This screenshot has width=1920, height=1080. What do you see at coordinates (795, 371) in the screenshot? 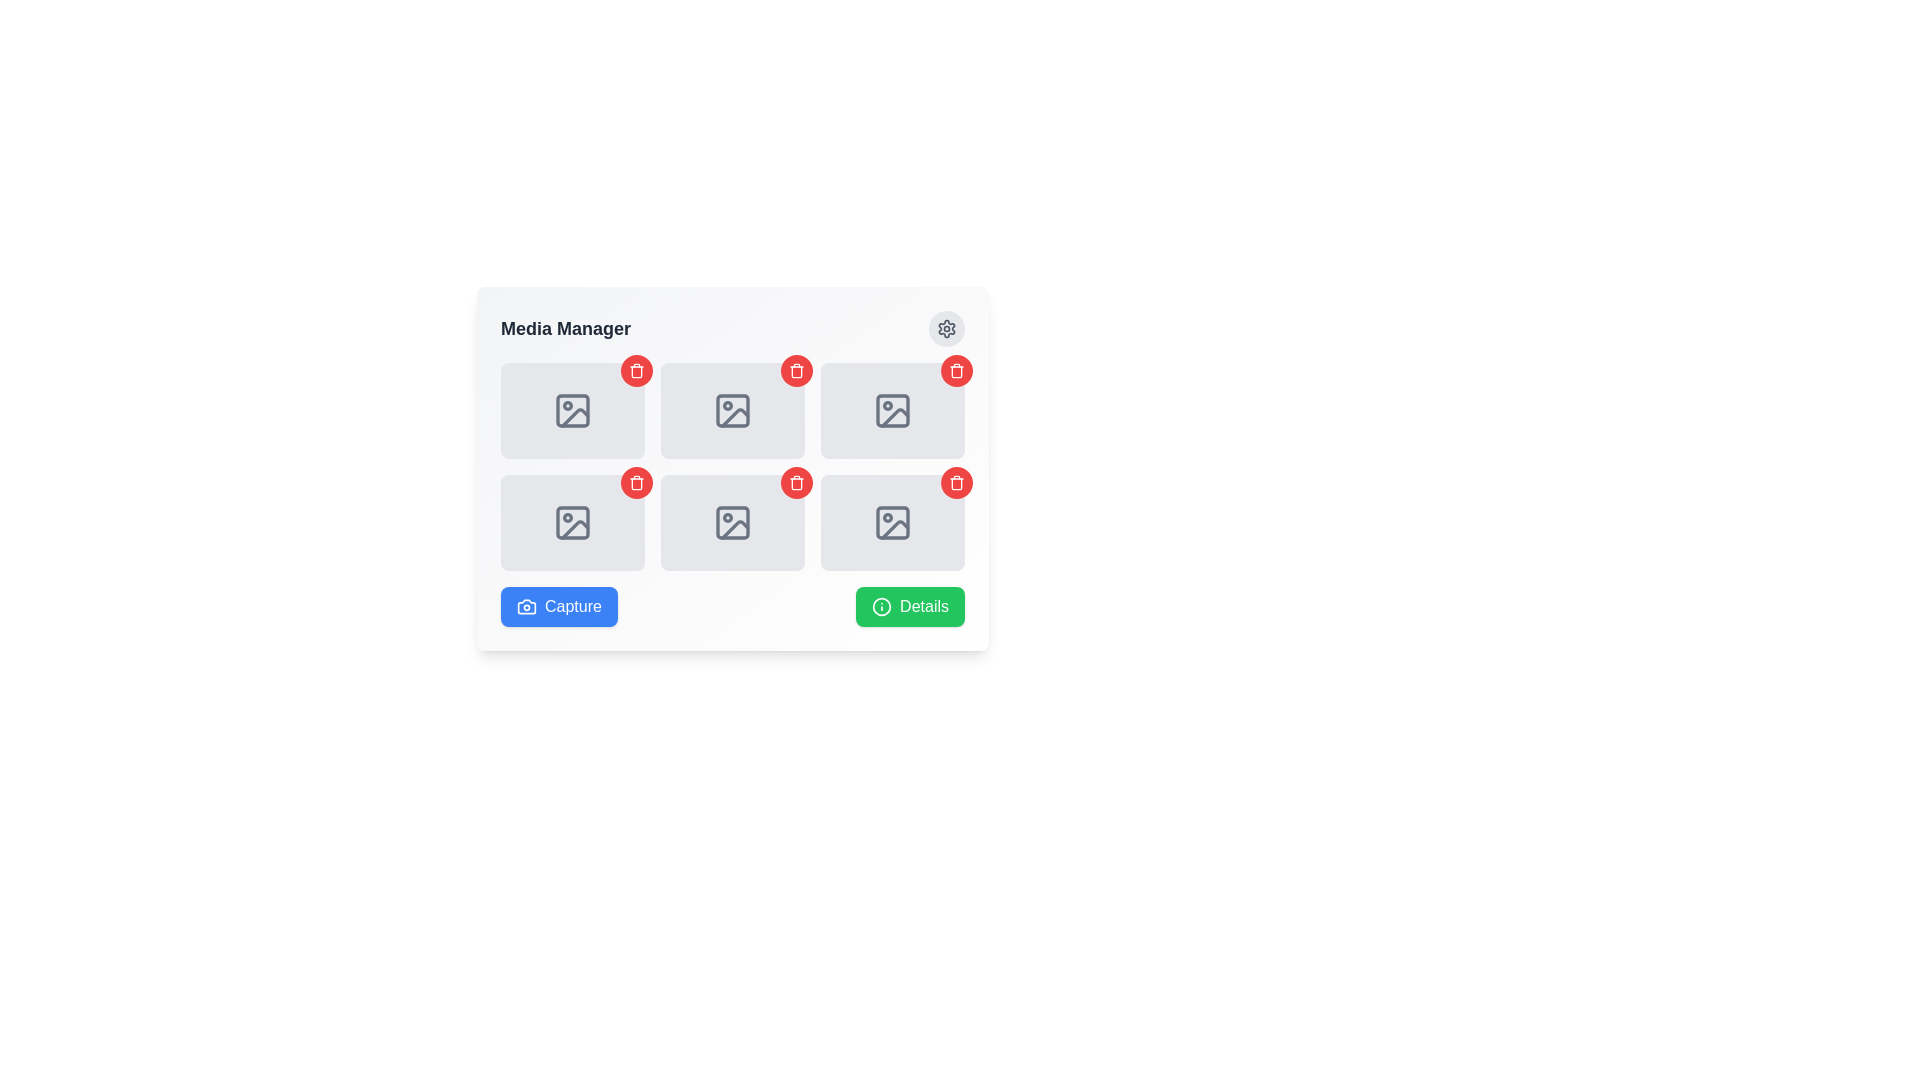
I see `the trash can icon component, which is part of a grid layout in the third column of the second row, designed for deletion purposes` at bounding box center [795, 371].